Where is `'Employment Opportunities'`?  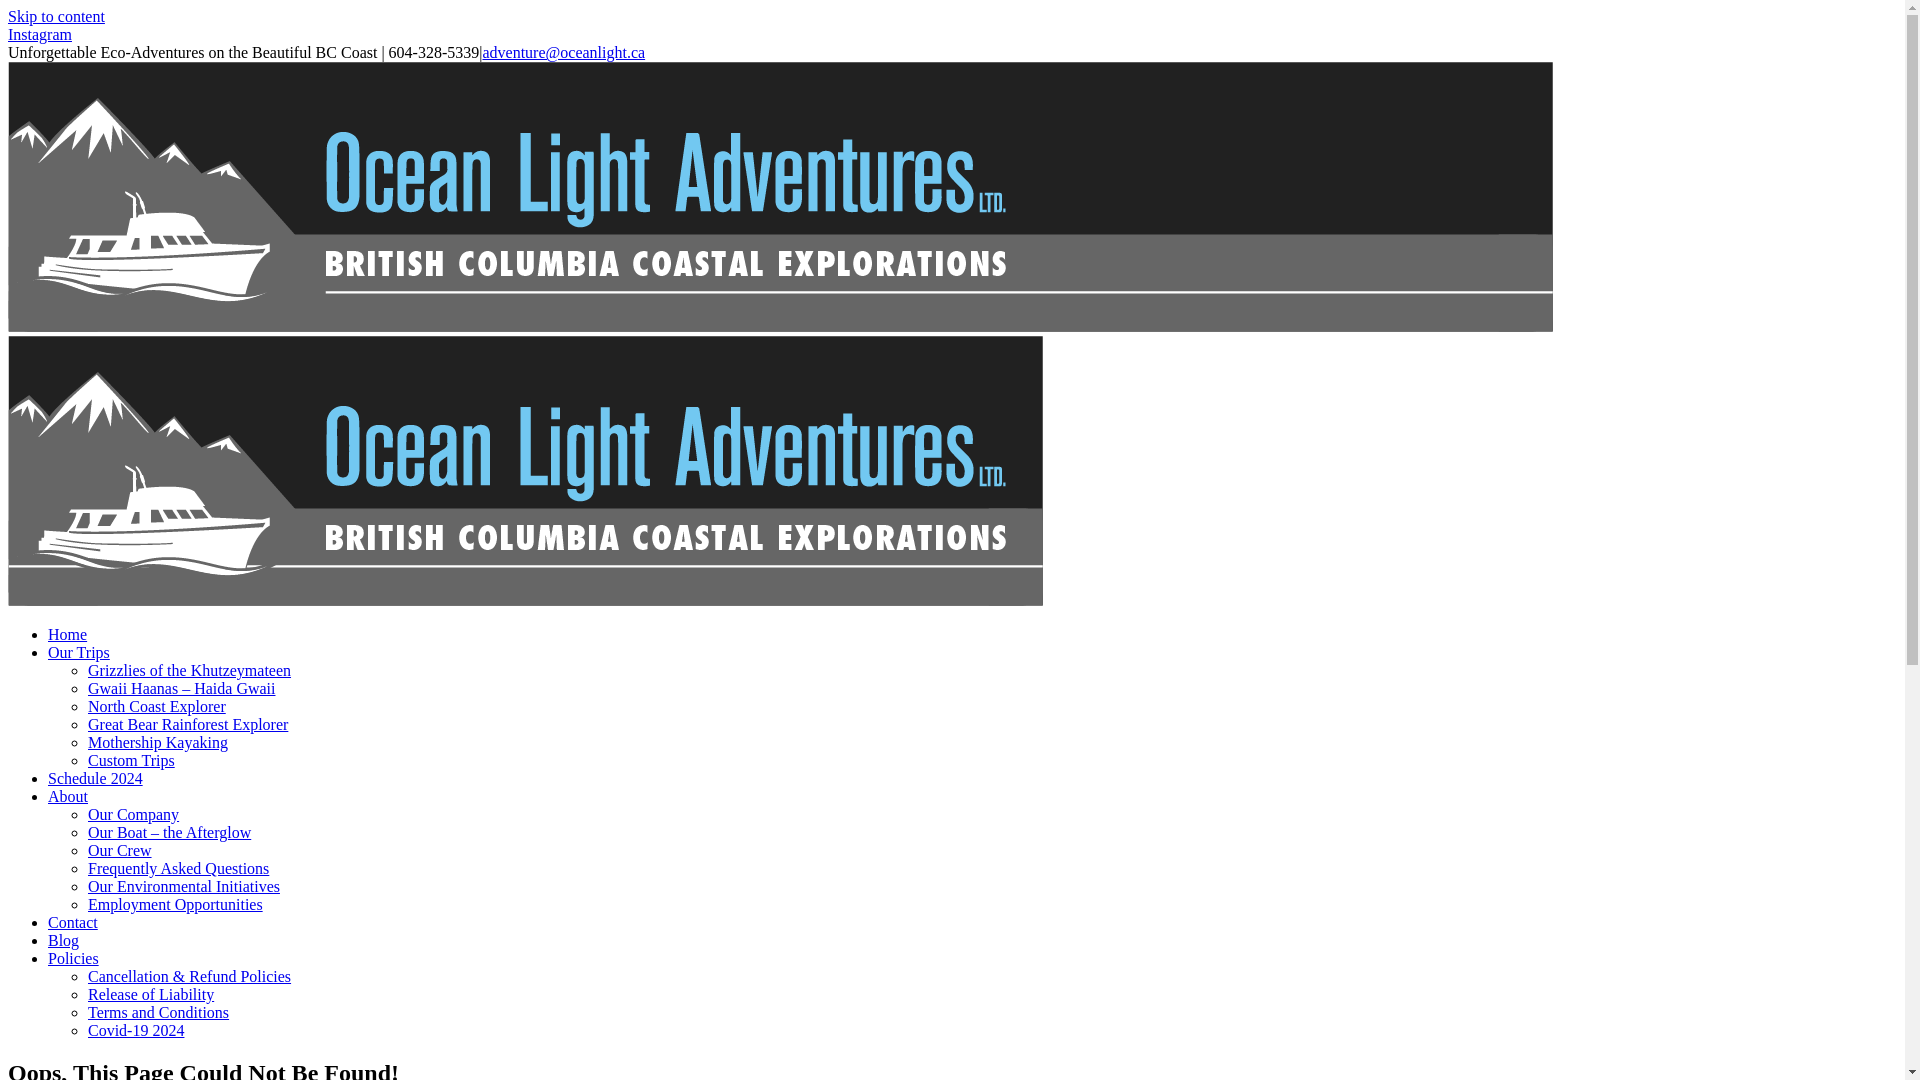
'Employment Opportunities' is located at coordinates (175, 904).